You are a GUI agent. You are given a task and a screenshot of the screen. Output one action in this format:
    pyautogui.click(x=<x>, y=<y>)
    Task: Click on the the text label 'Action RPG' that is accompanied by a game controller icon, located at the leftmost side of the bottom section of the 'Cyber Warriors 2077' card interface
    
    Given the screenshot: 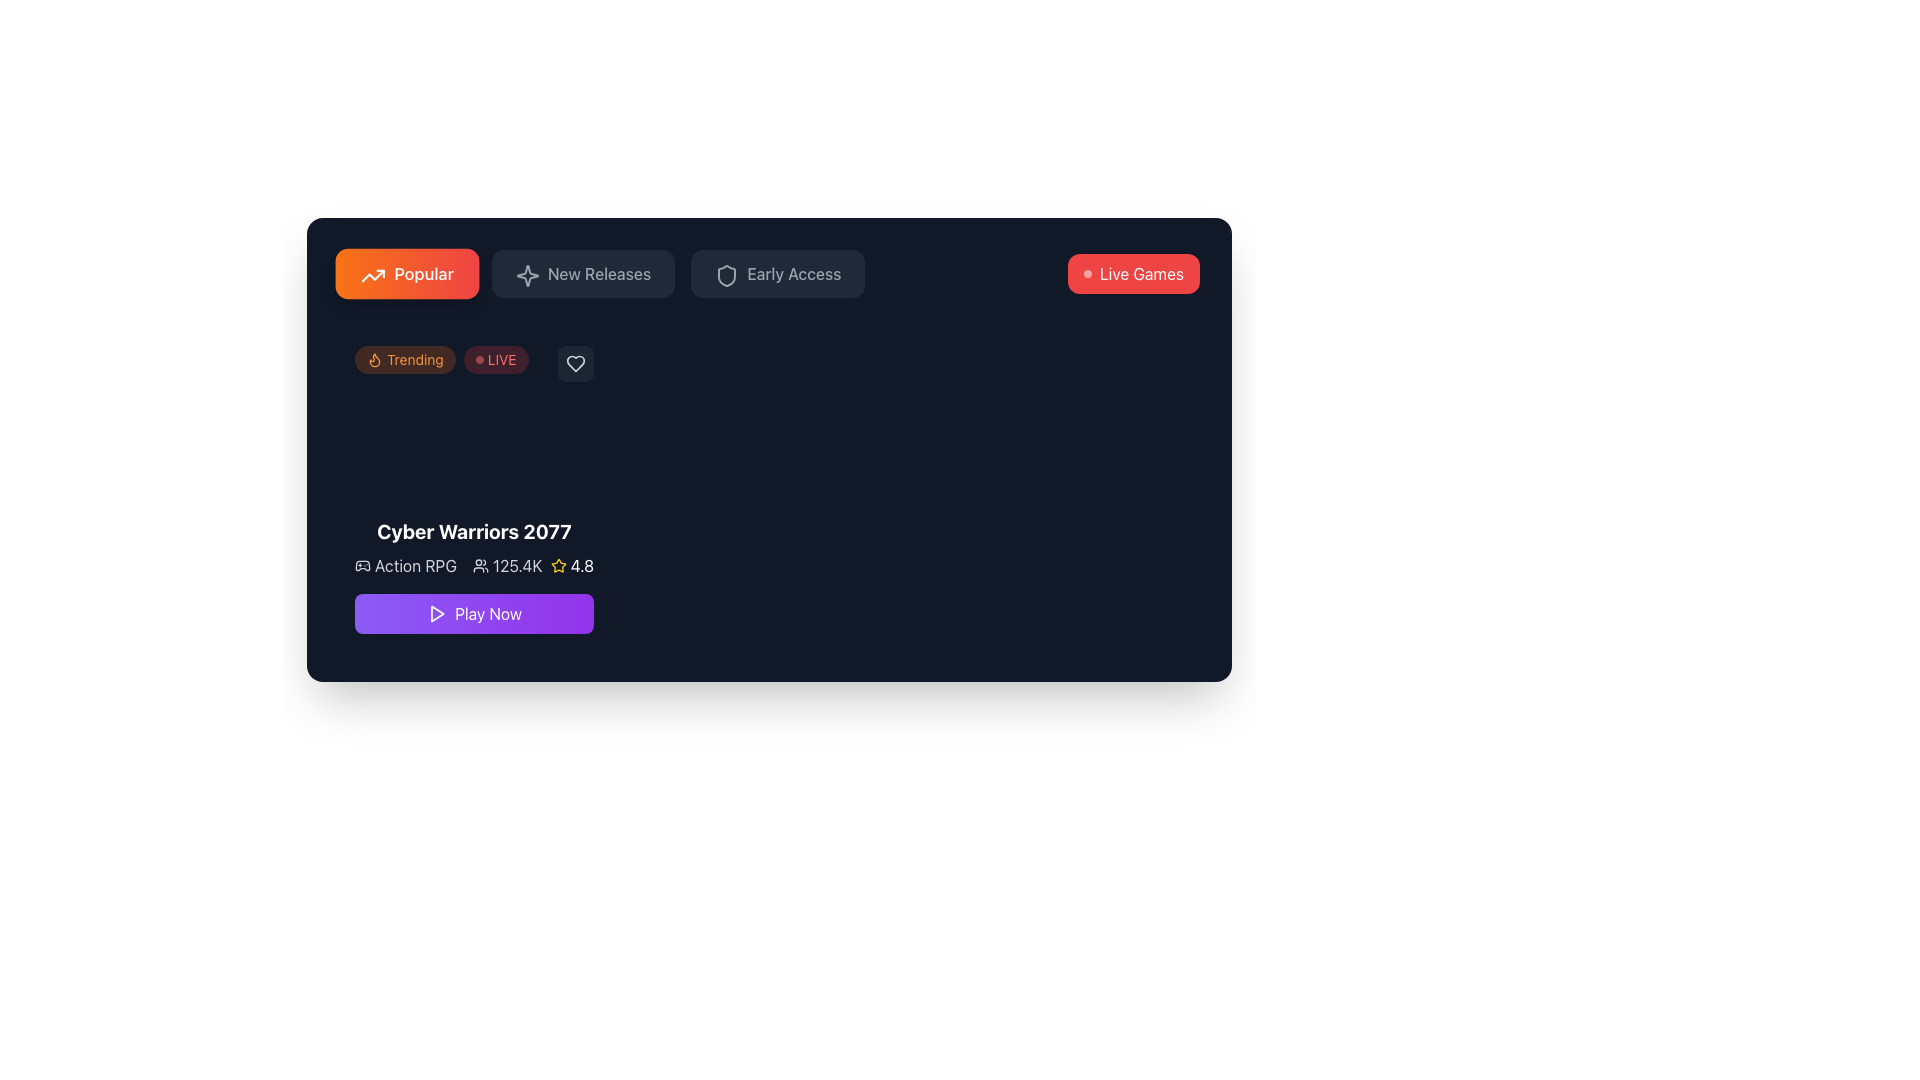 What is the action you would take?
    pyautogui.click(x=447, y=566)
    